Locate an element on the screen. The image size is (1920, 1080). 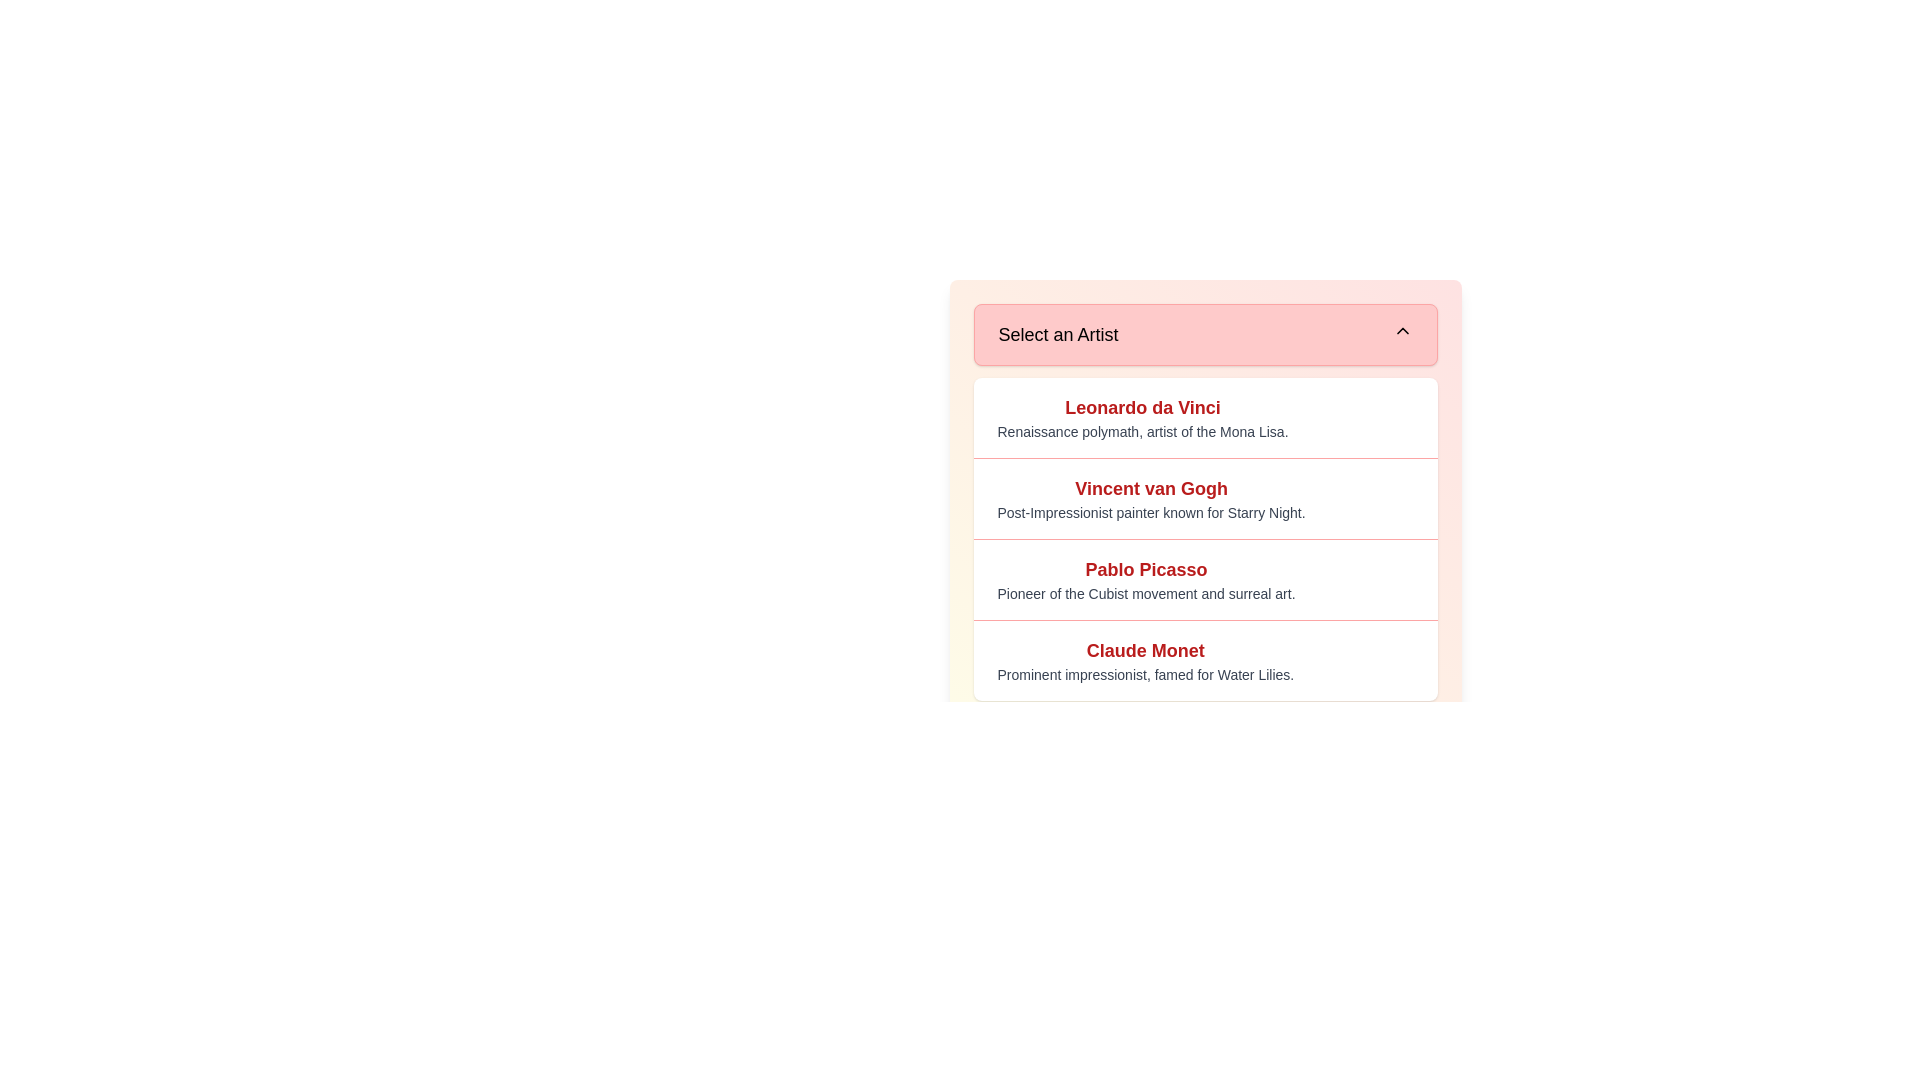
the text display element that shows the name 'Pablo Picasso' is located at coordinates (1146, 570).